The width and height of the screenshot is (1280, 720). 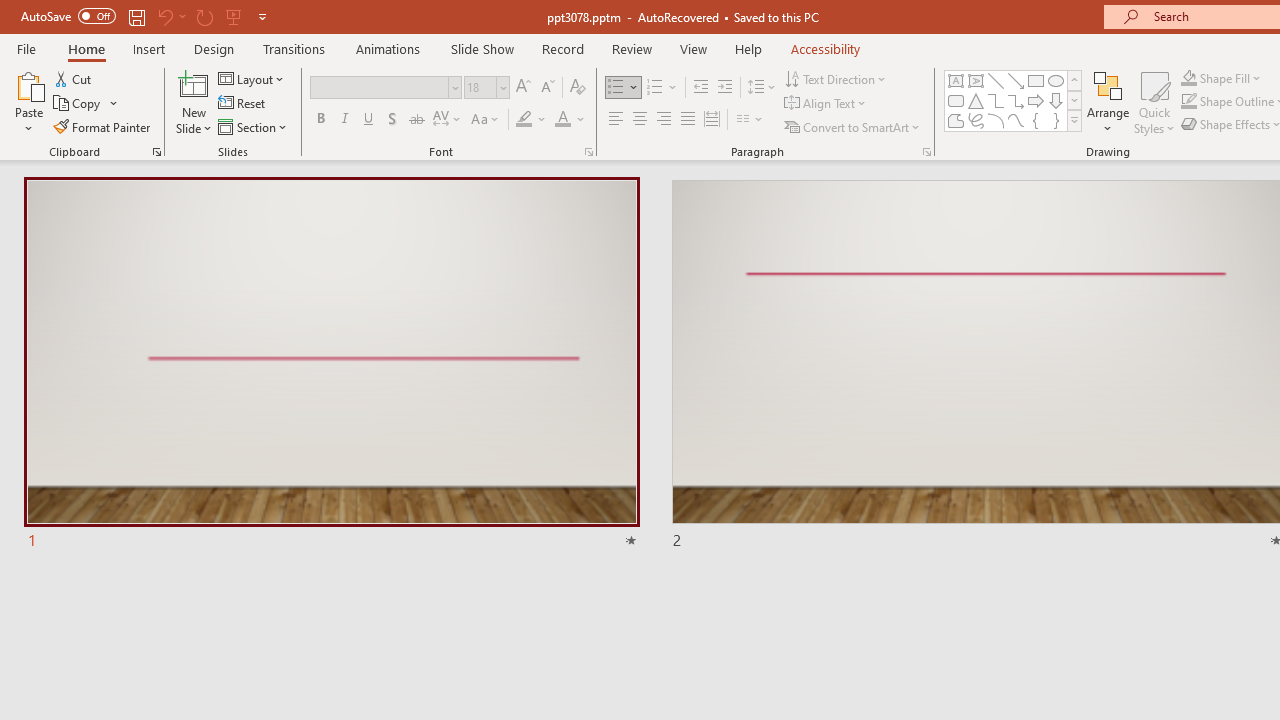 I want to click on 'Office Clipboard...', so click(x=155, y=150).